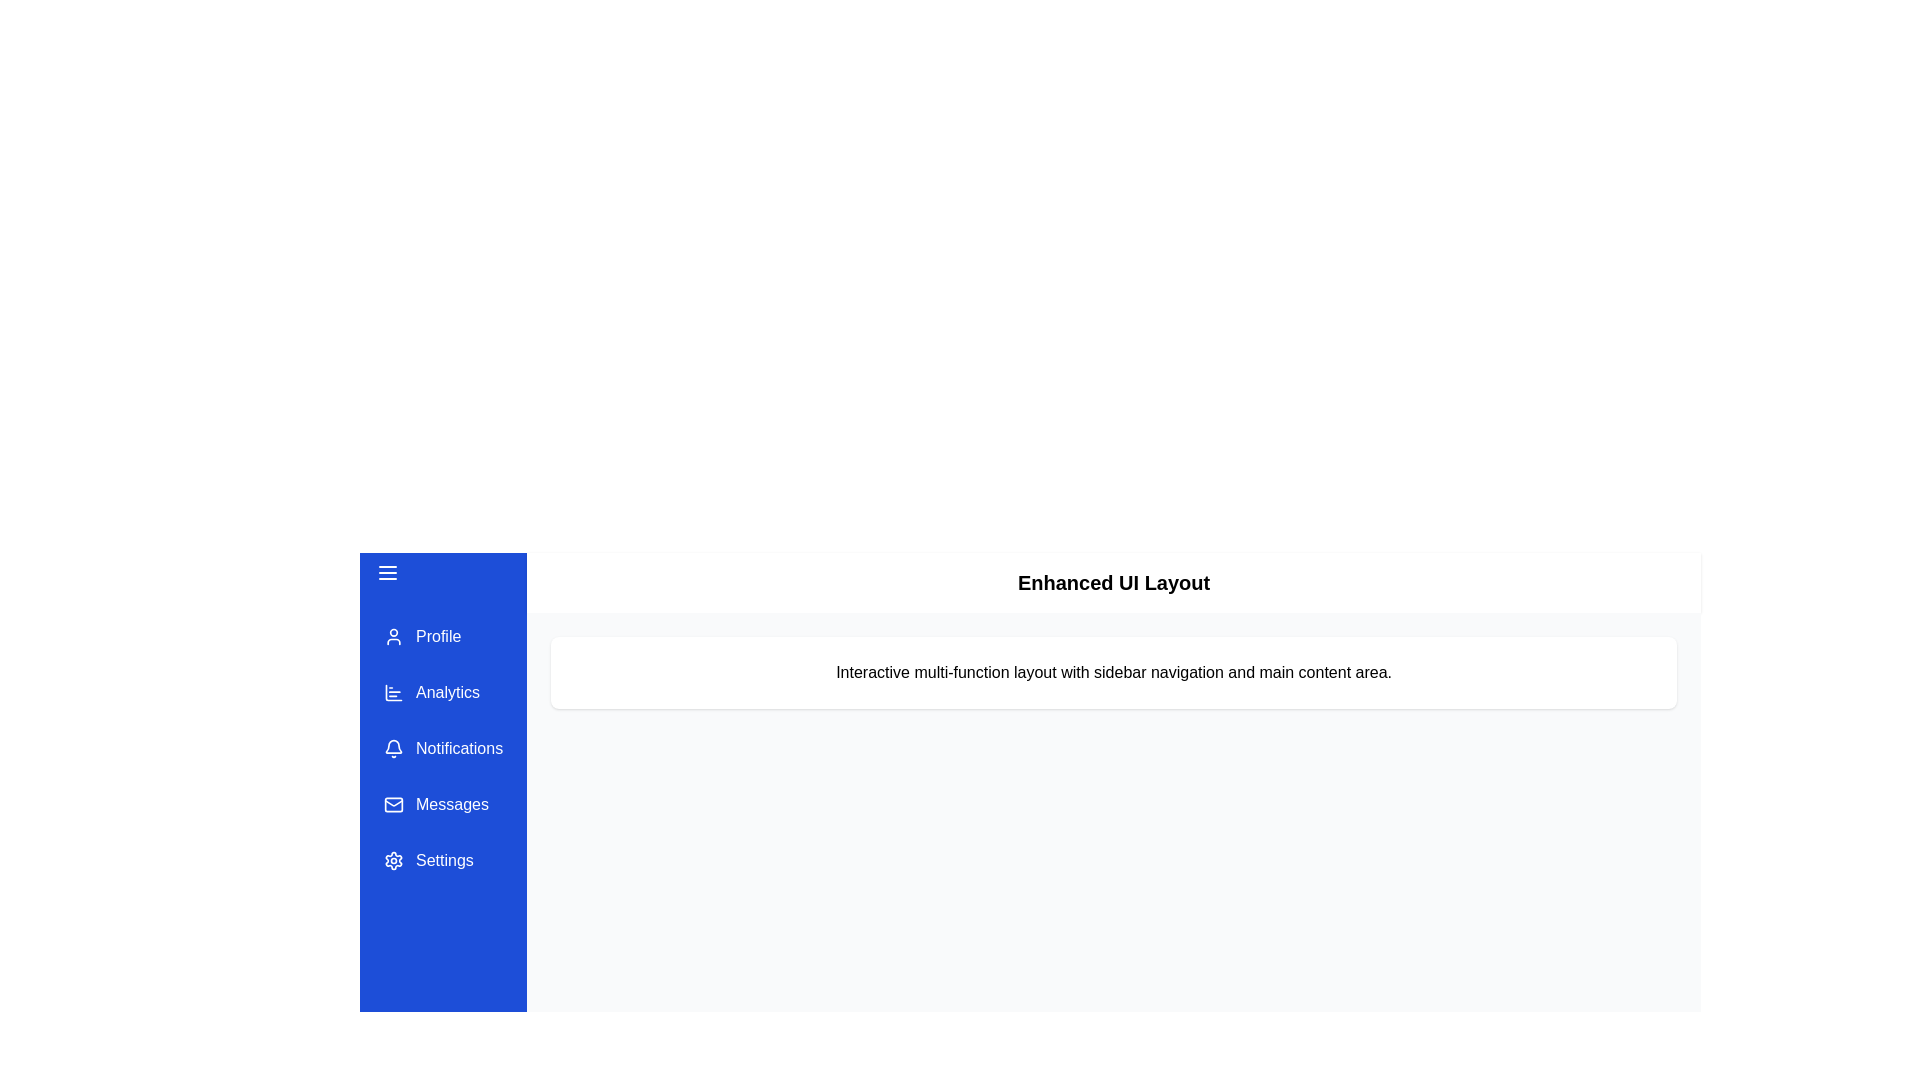  What do you see at coordinates (451, 804) in the screenshot?
I see `the Text label in the vertical navigation menu` at bounding box center [451, 804].